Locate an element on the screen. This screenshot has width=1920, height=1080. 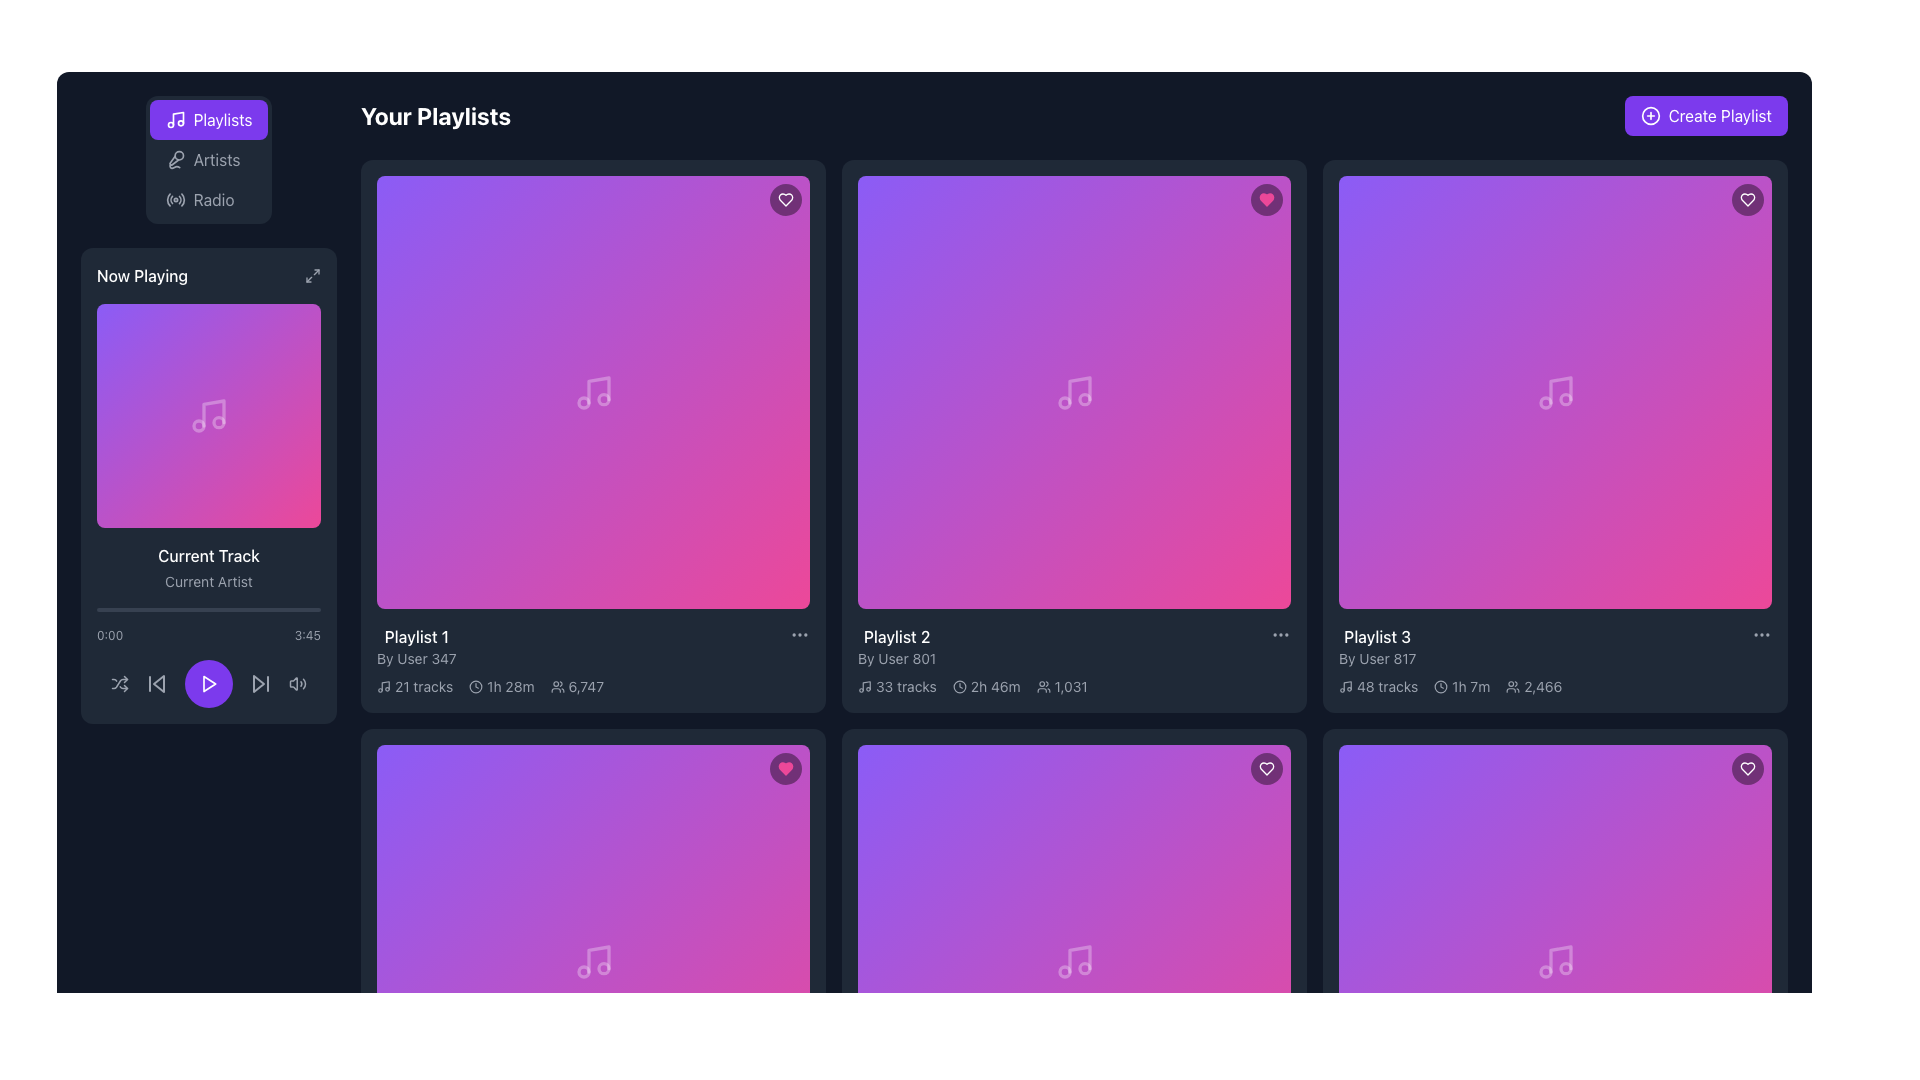
the skip-forward button, which is represented by a gray triangle pointing to the right with a vertical bar at its right edge, located in the control panel under the 'Now Playing' section as the rightmost icon in the row of playback controls is located at coordinates (259, 682).